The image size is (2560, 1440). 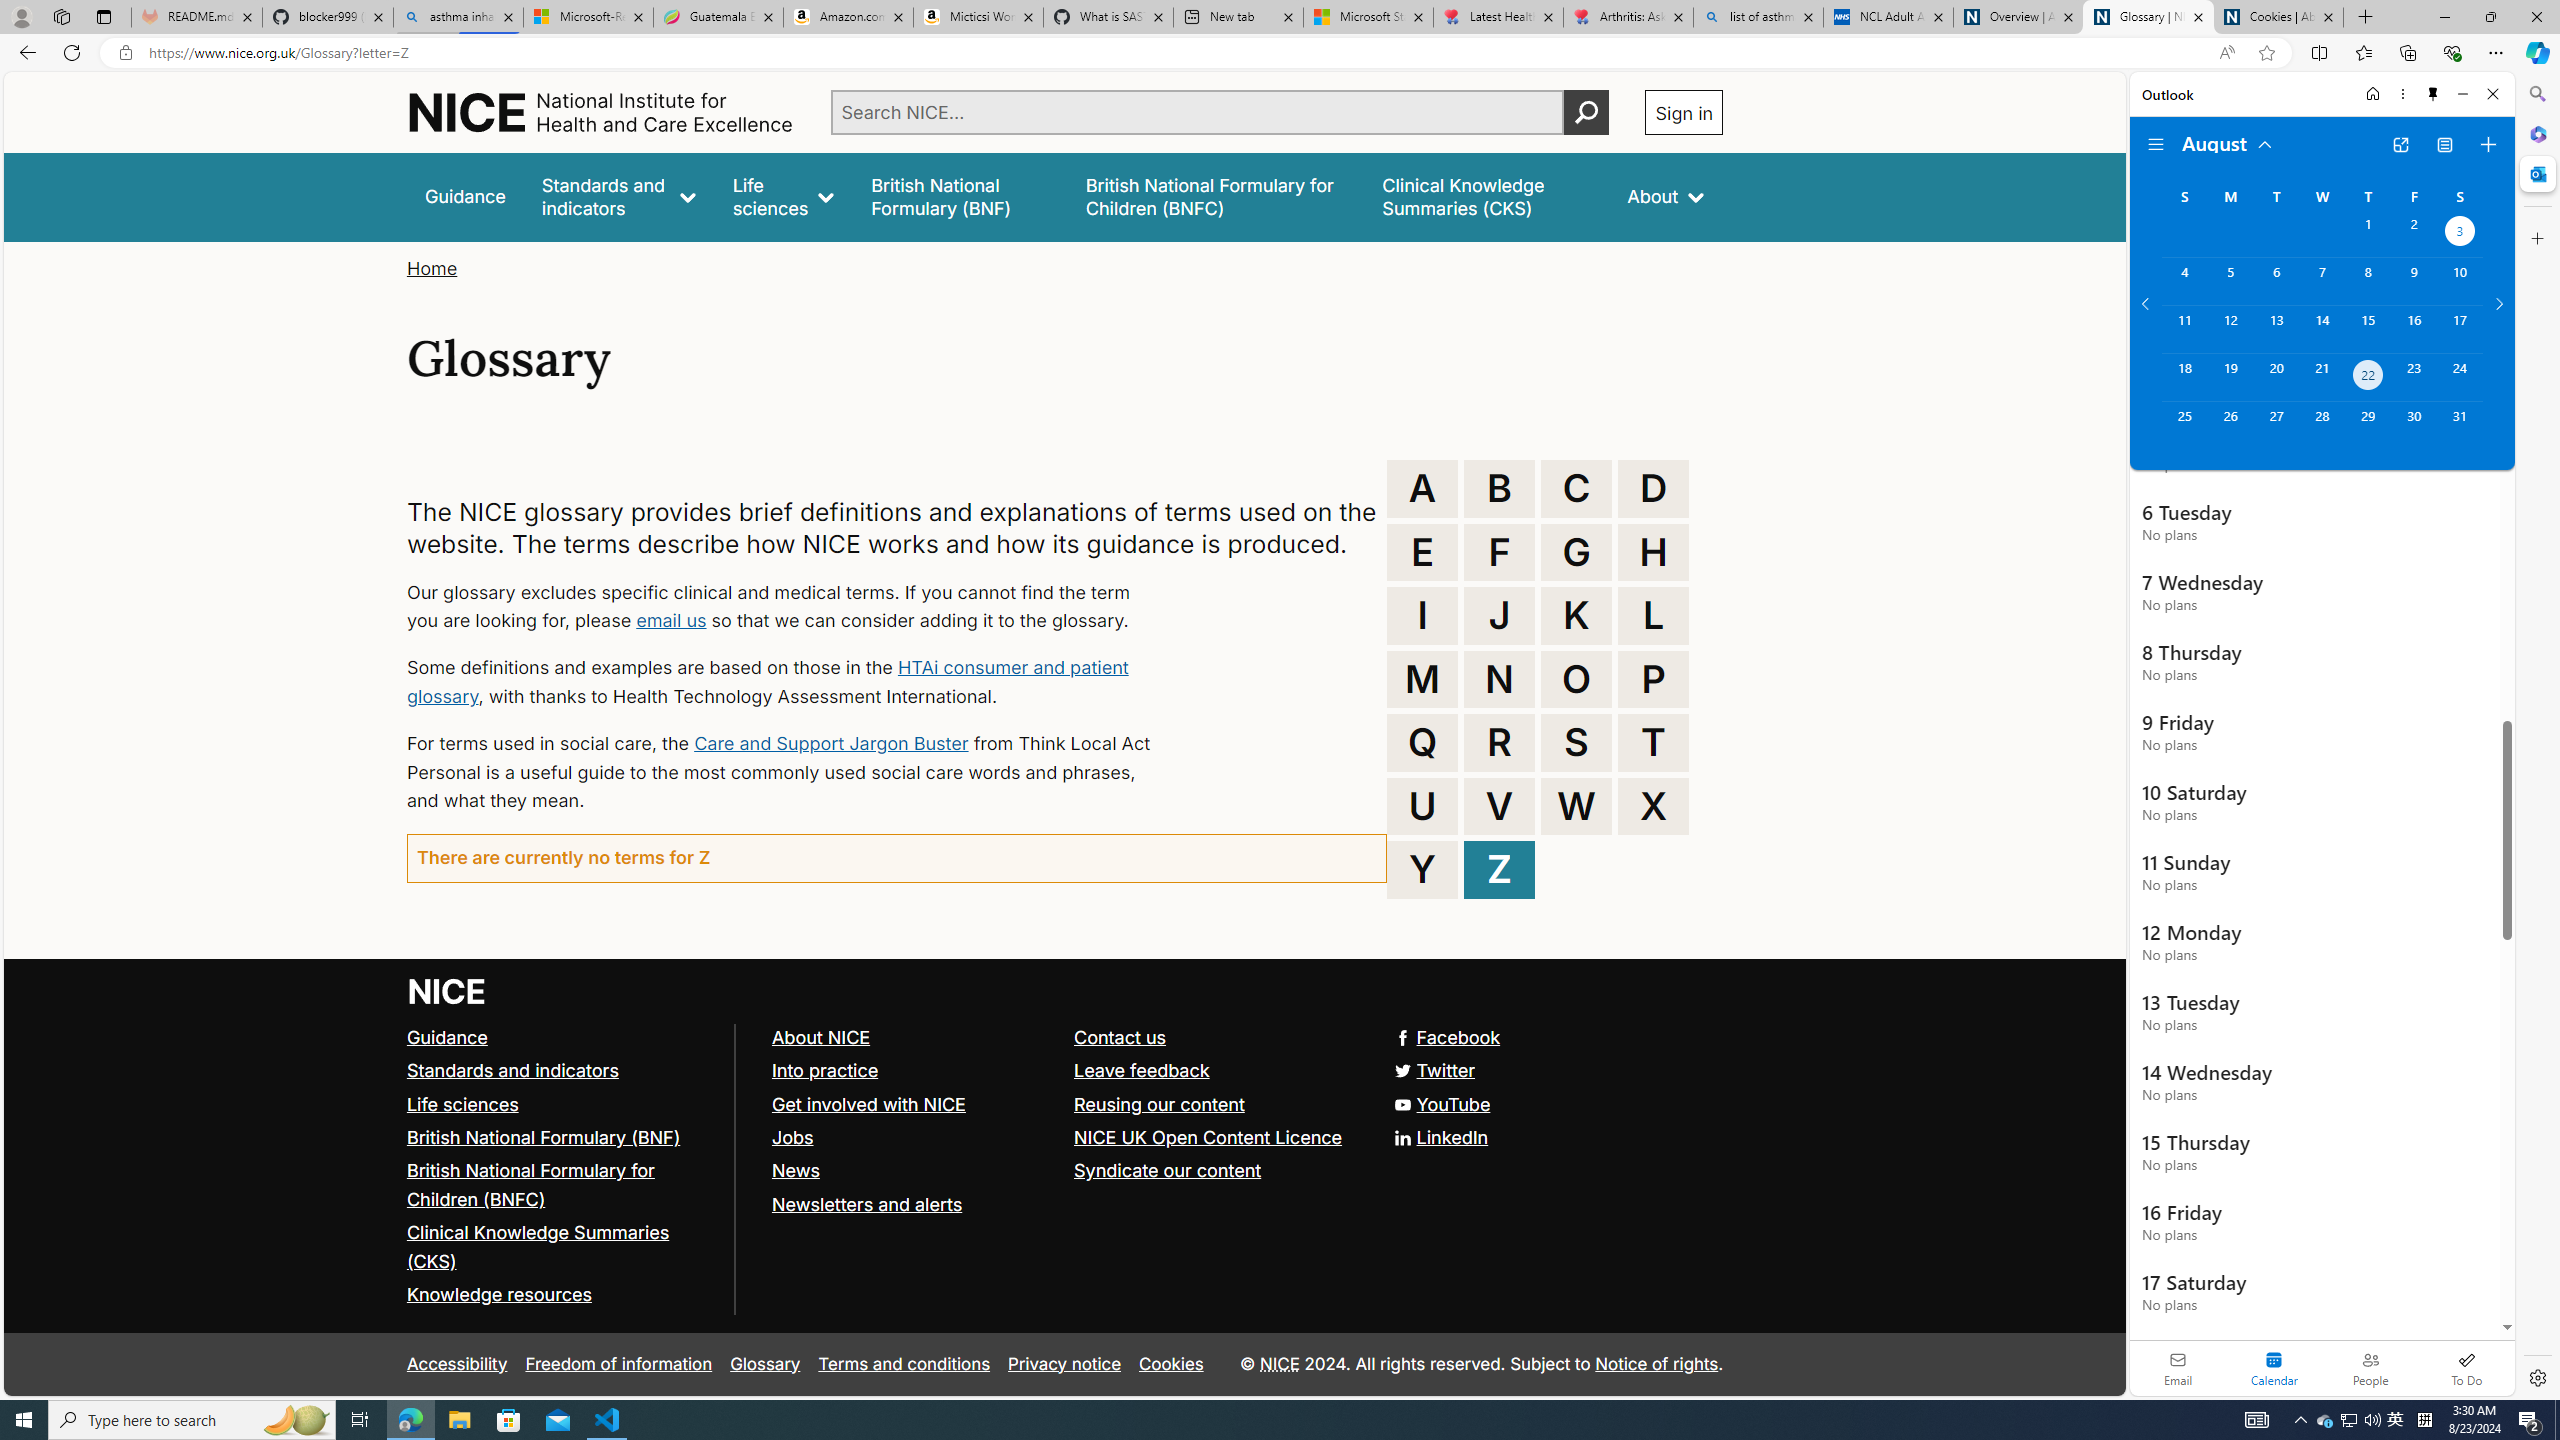 I want to click on 'Thursday, August 29, 2024. ', so click(x=2368, y=425).